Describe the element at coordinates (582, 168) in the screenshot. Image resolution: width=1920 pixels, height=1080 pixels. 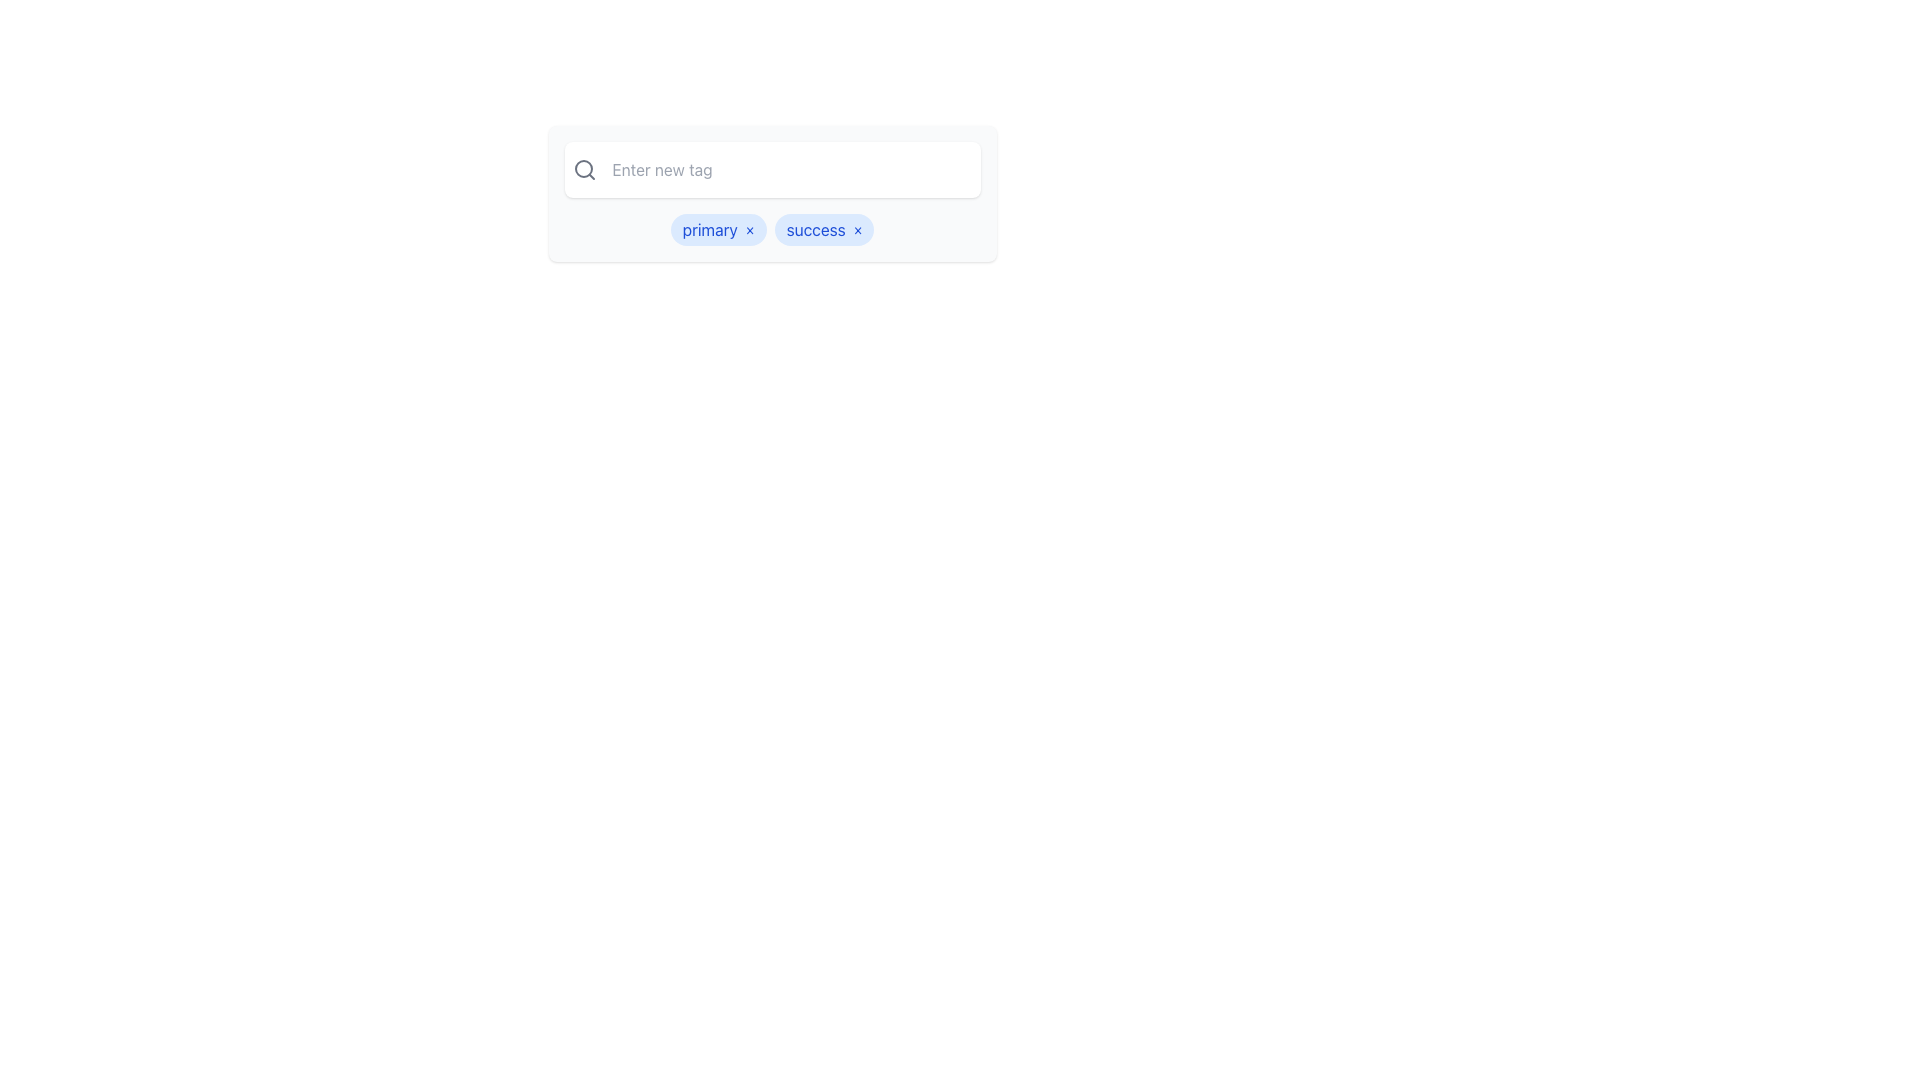
I see `the circular shape that represents the search functionality, located to the left of the input field labeled 'Enter new tag'` at that location.